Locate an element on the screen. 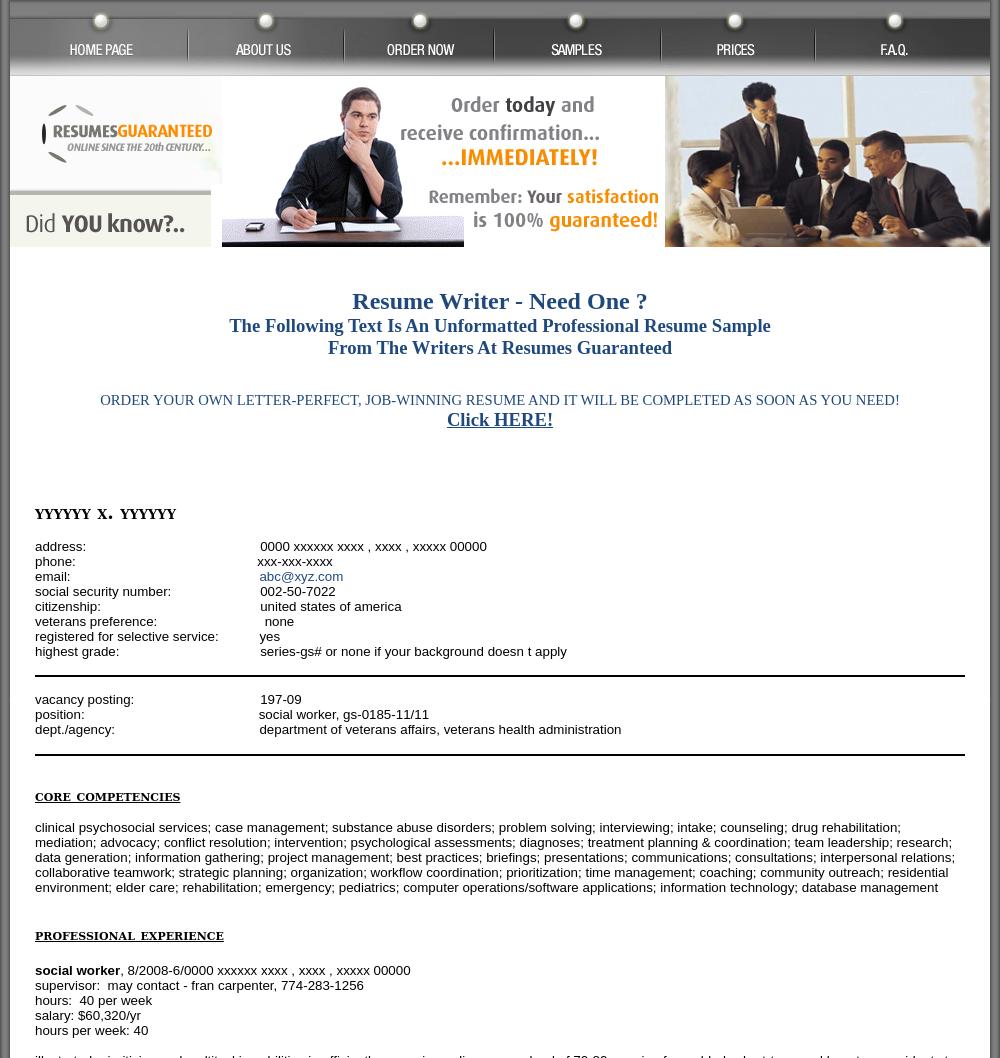 This screenshot has height=1058, width=1000. 'citizenship:                                           united states of america' is located at coordinates (35, 606).